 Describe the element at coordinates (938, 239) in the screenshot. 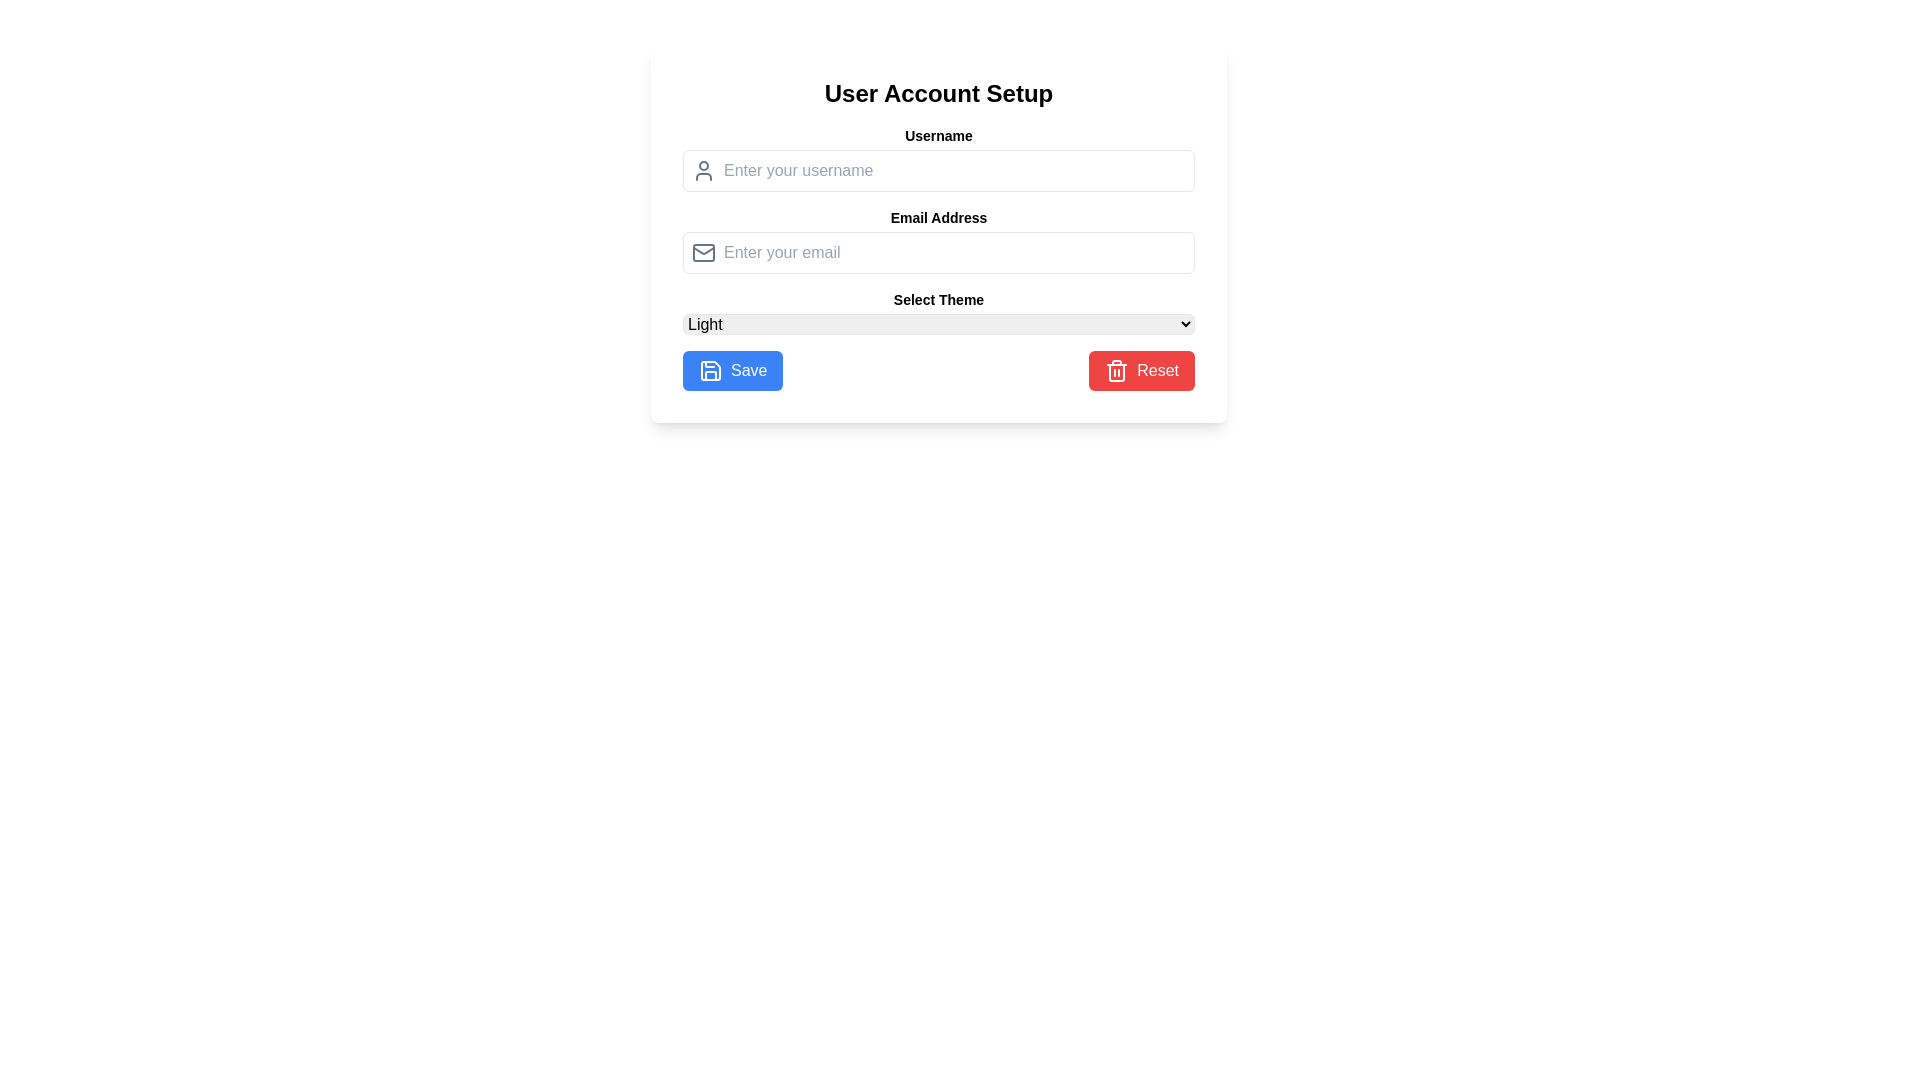

I see `the labeled input field for entering an email address to place the cursor in it` at that location.